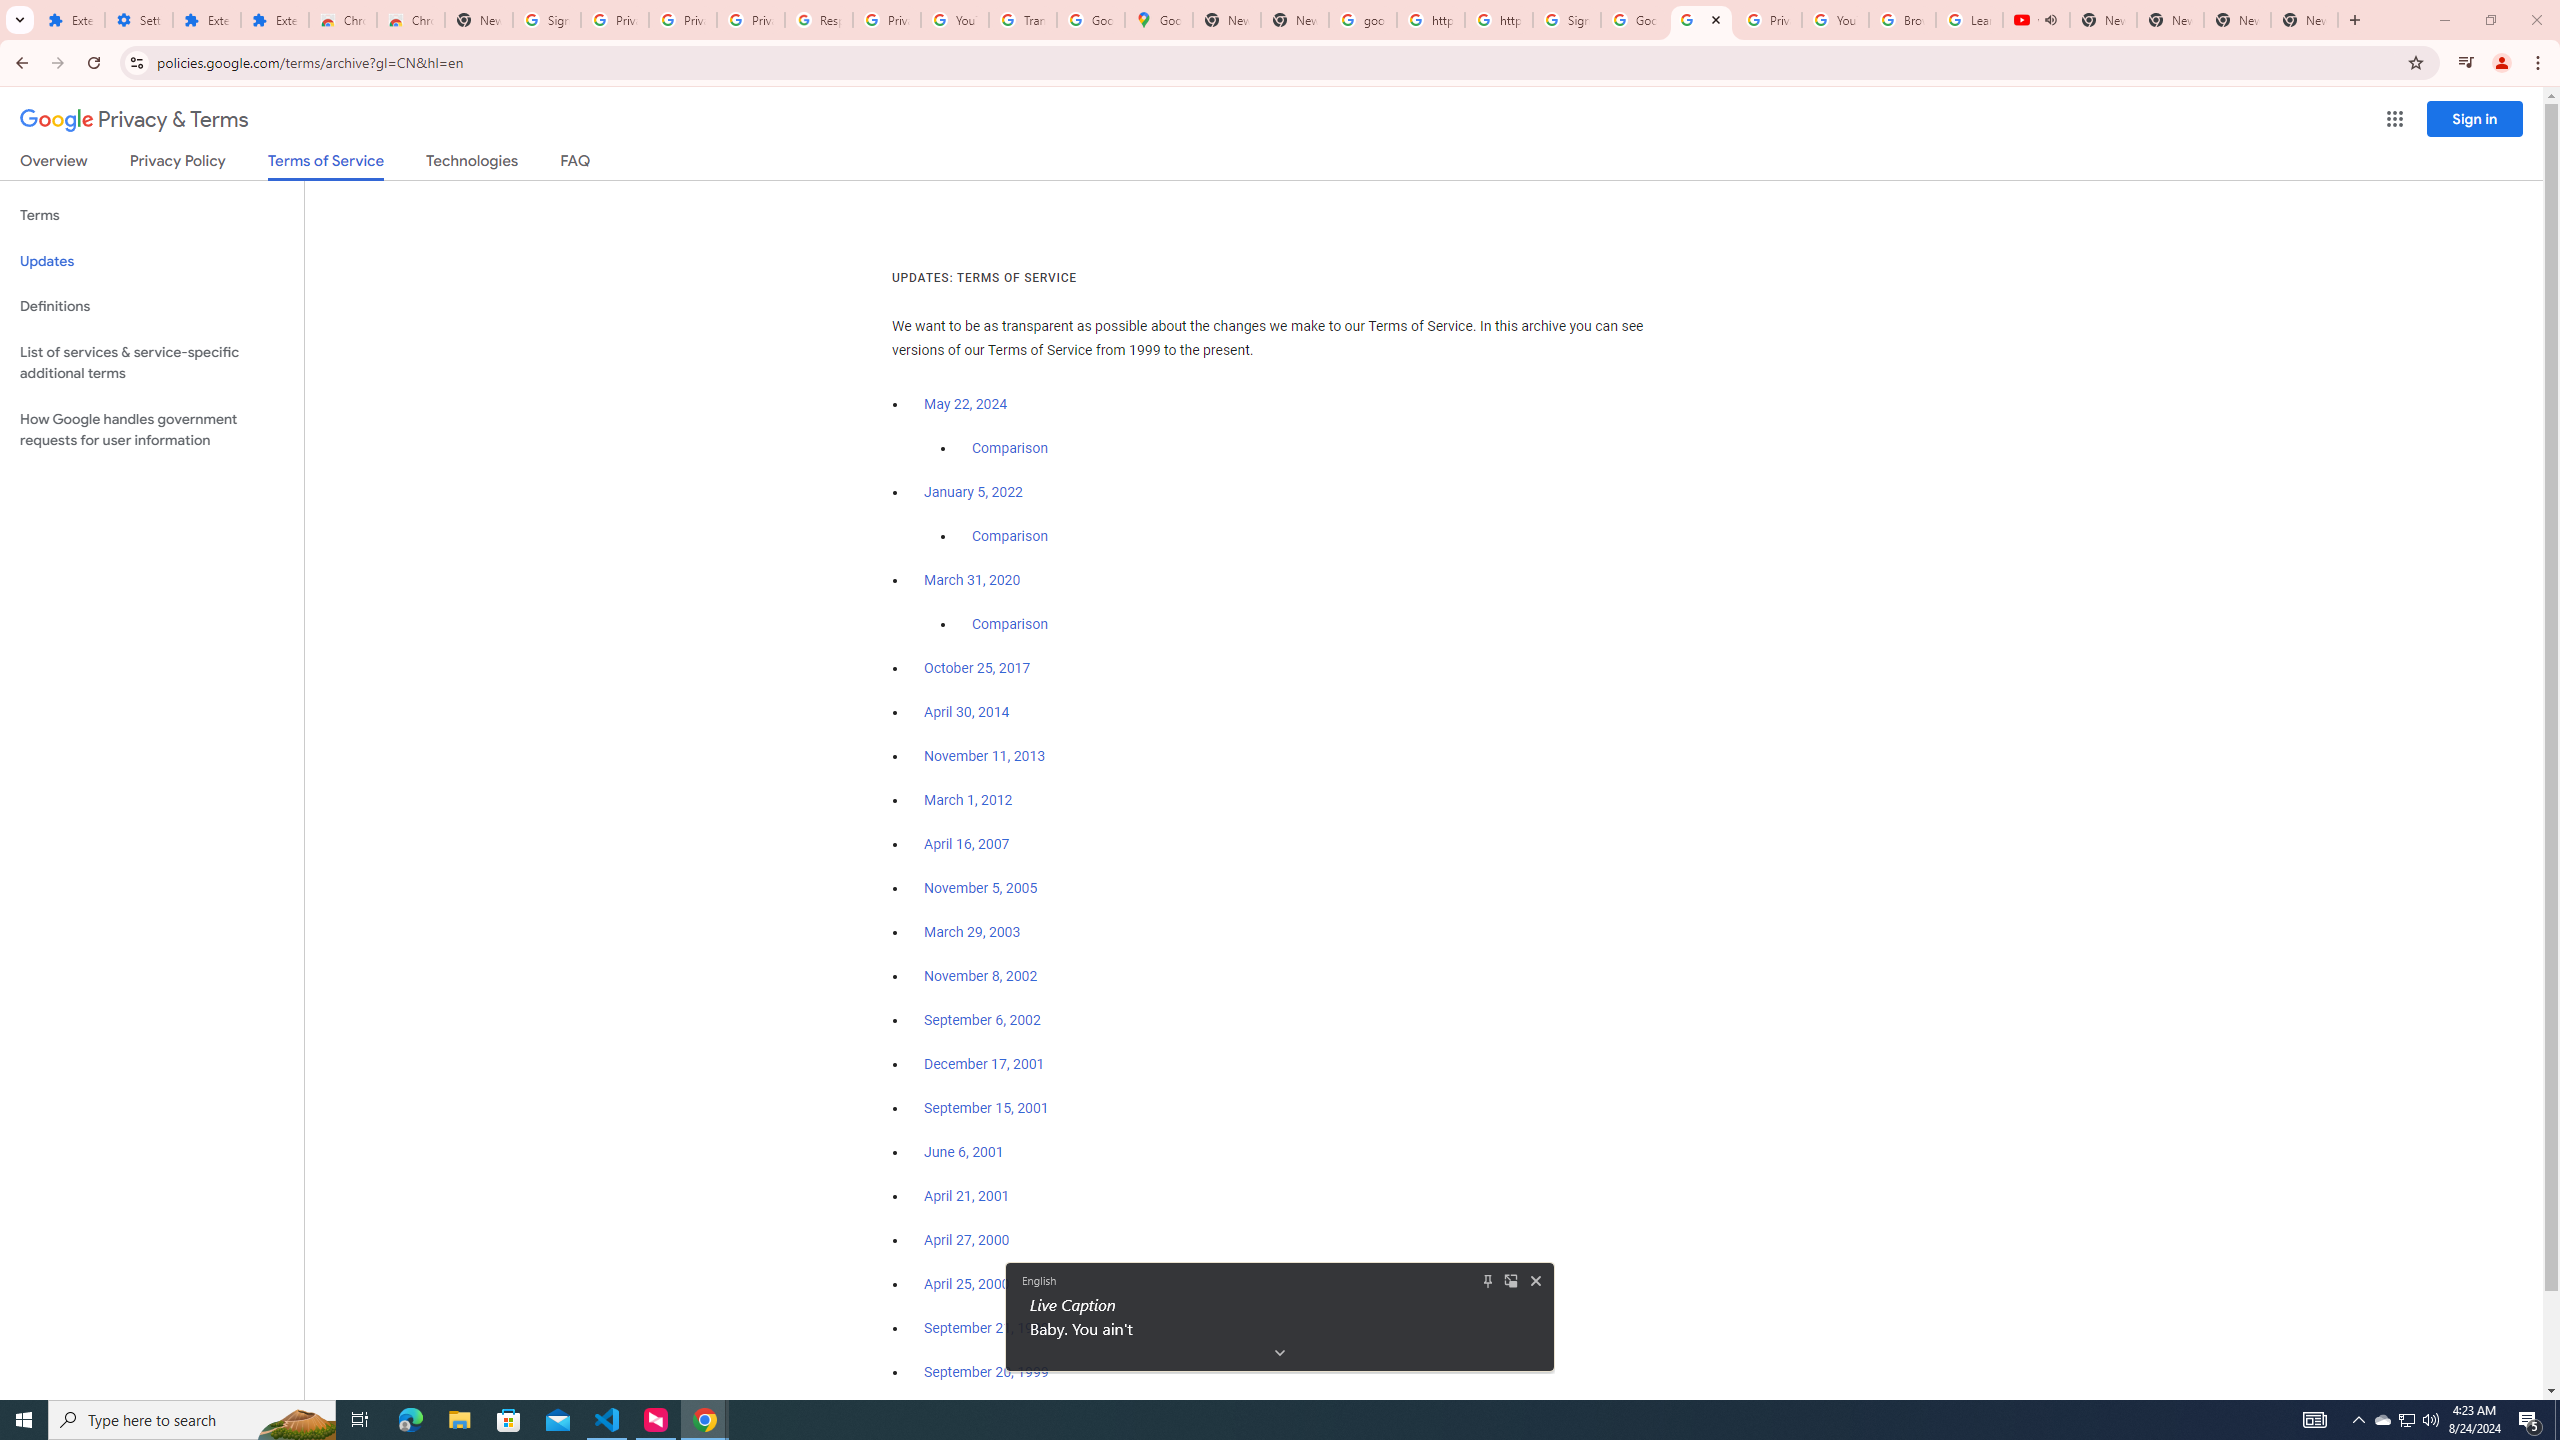 This screenshot has width=2560, height=1440. I want to click on 'Extensions', so click(207, 19).